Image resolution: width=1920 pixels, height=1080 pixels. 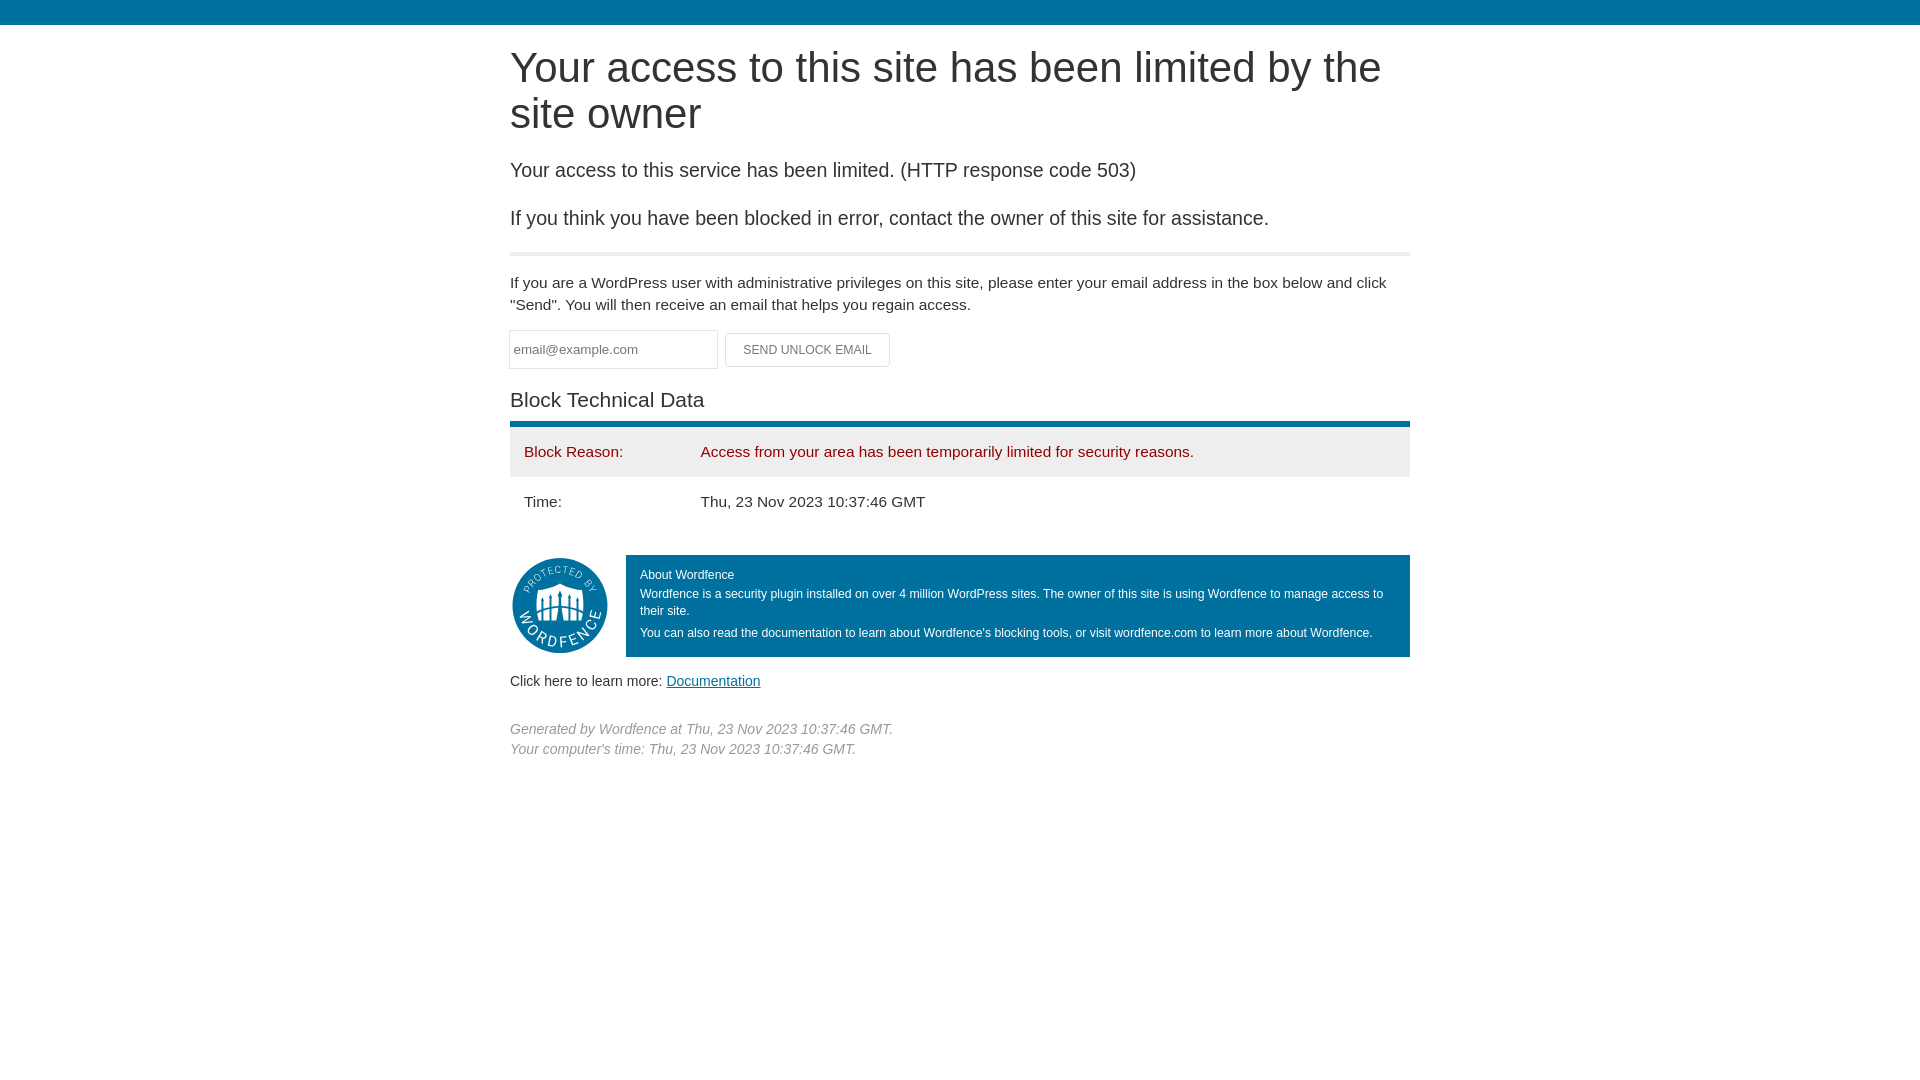 I want to click on 'Send Unlock Email', so click(x=807, y=349).